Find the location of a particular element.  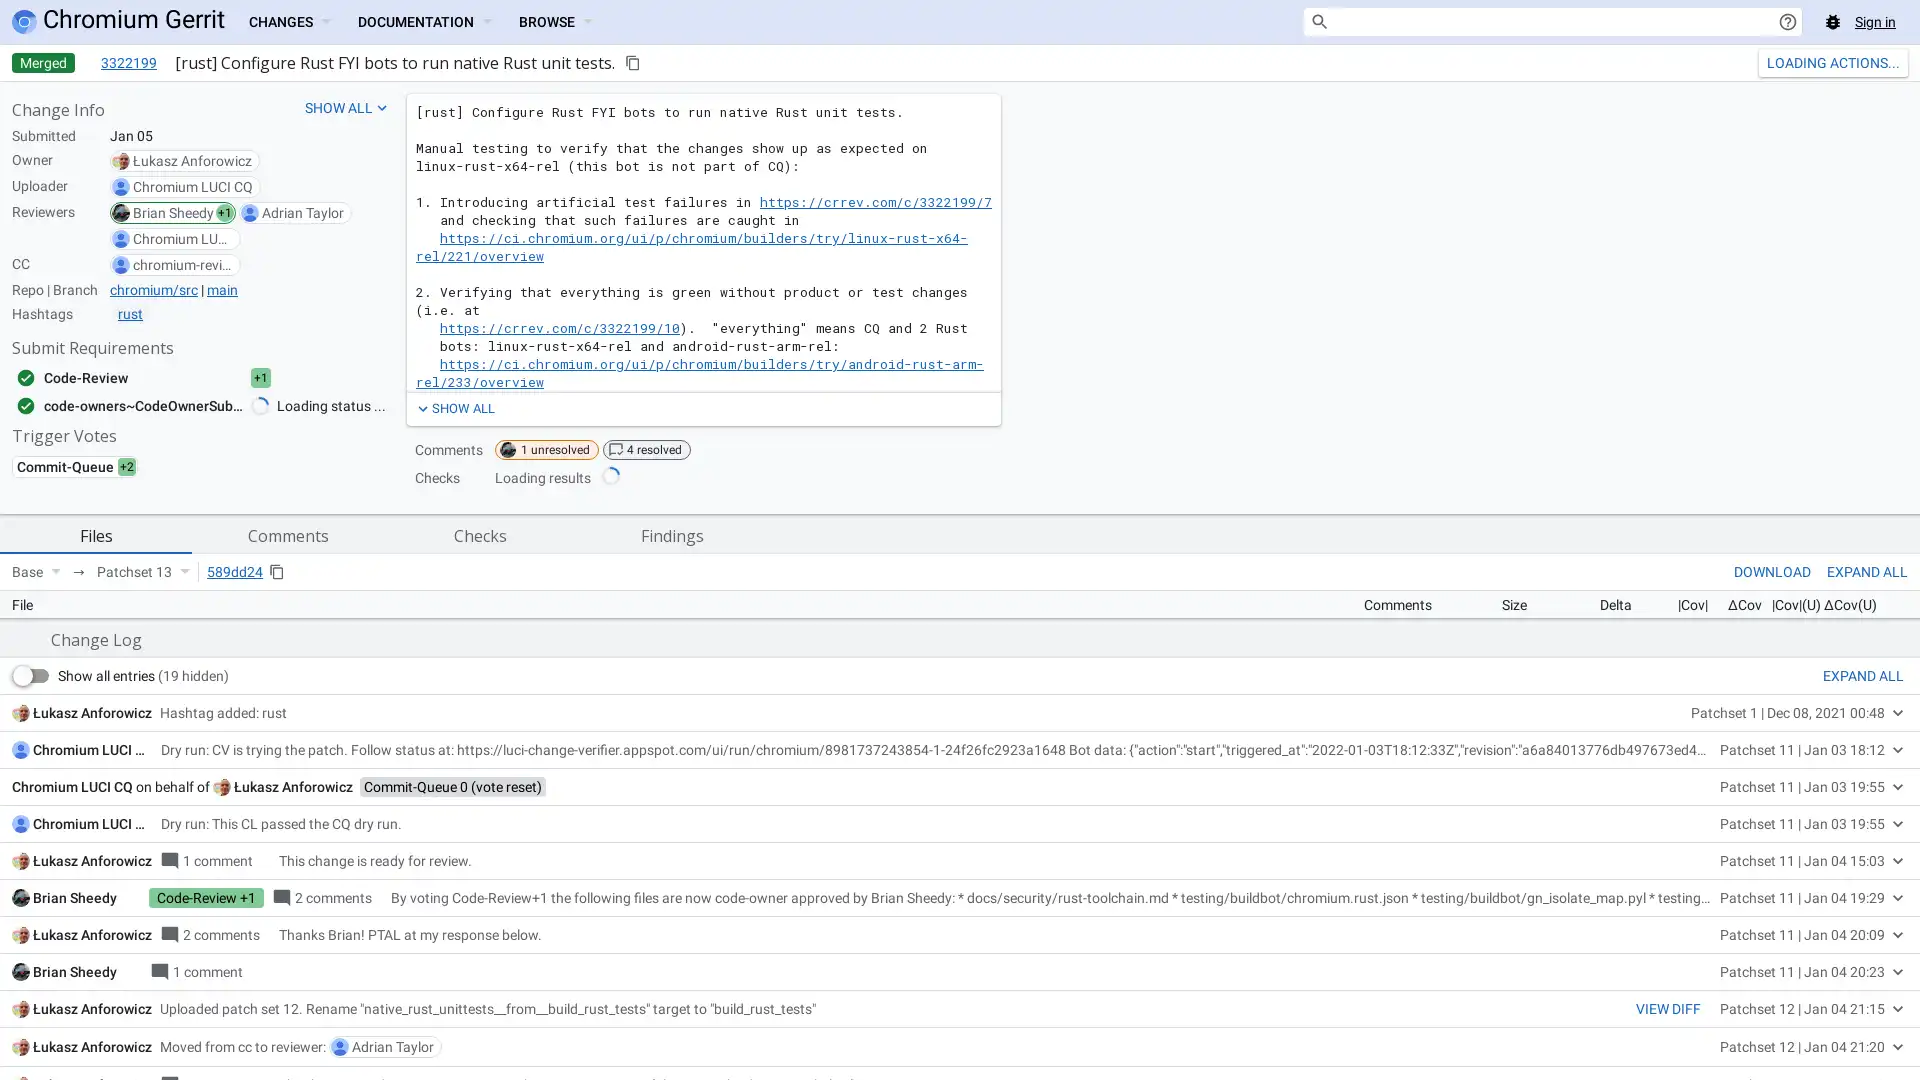

INTERNAL is located at coordinates (1735, 870).